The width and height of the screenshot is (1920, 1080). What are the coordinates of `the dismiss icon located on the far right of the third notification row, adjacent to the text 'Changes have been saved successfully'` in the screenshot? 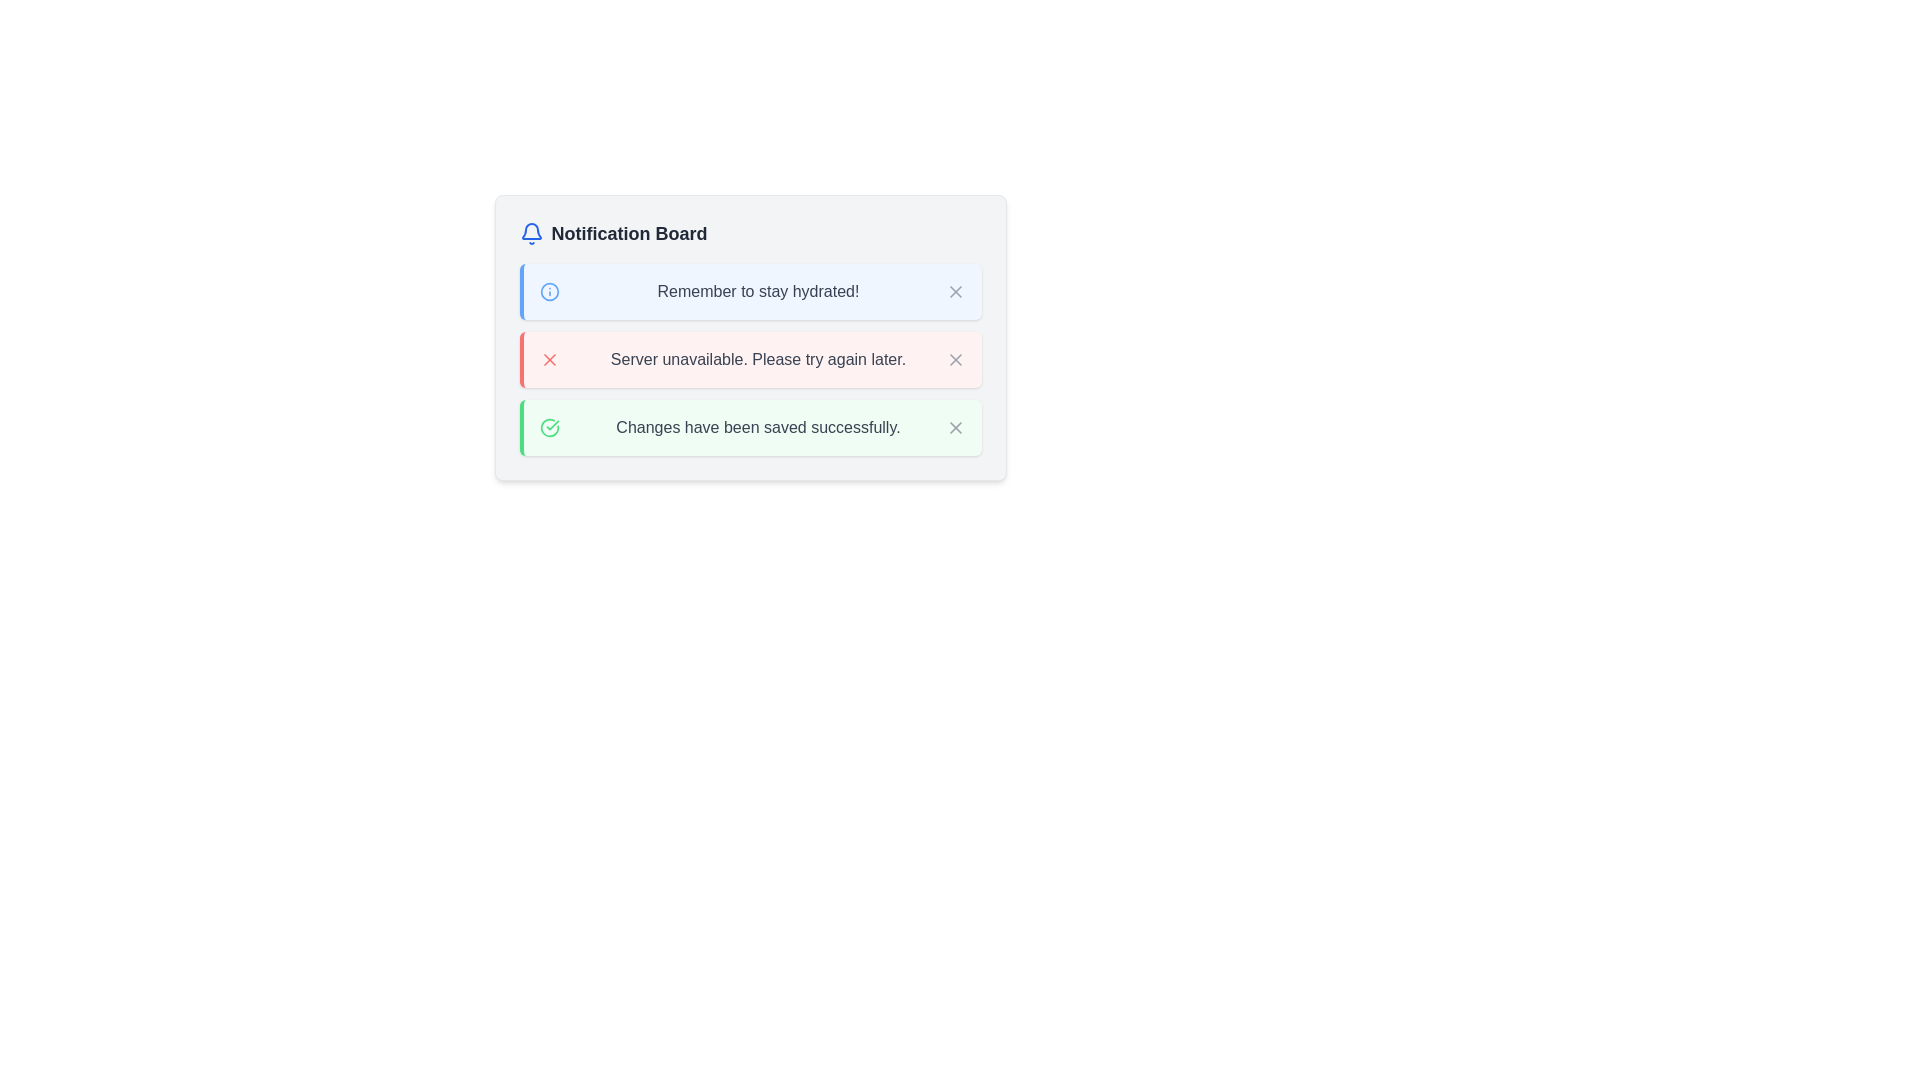 It's located at (954, 427).